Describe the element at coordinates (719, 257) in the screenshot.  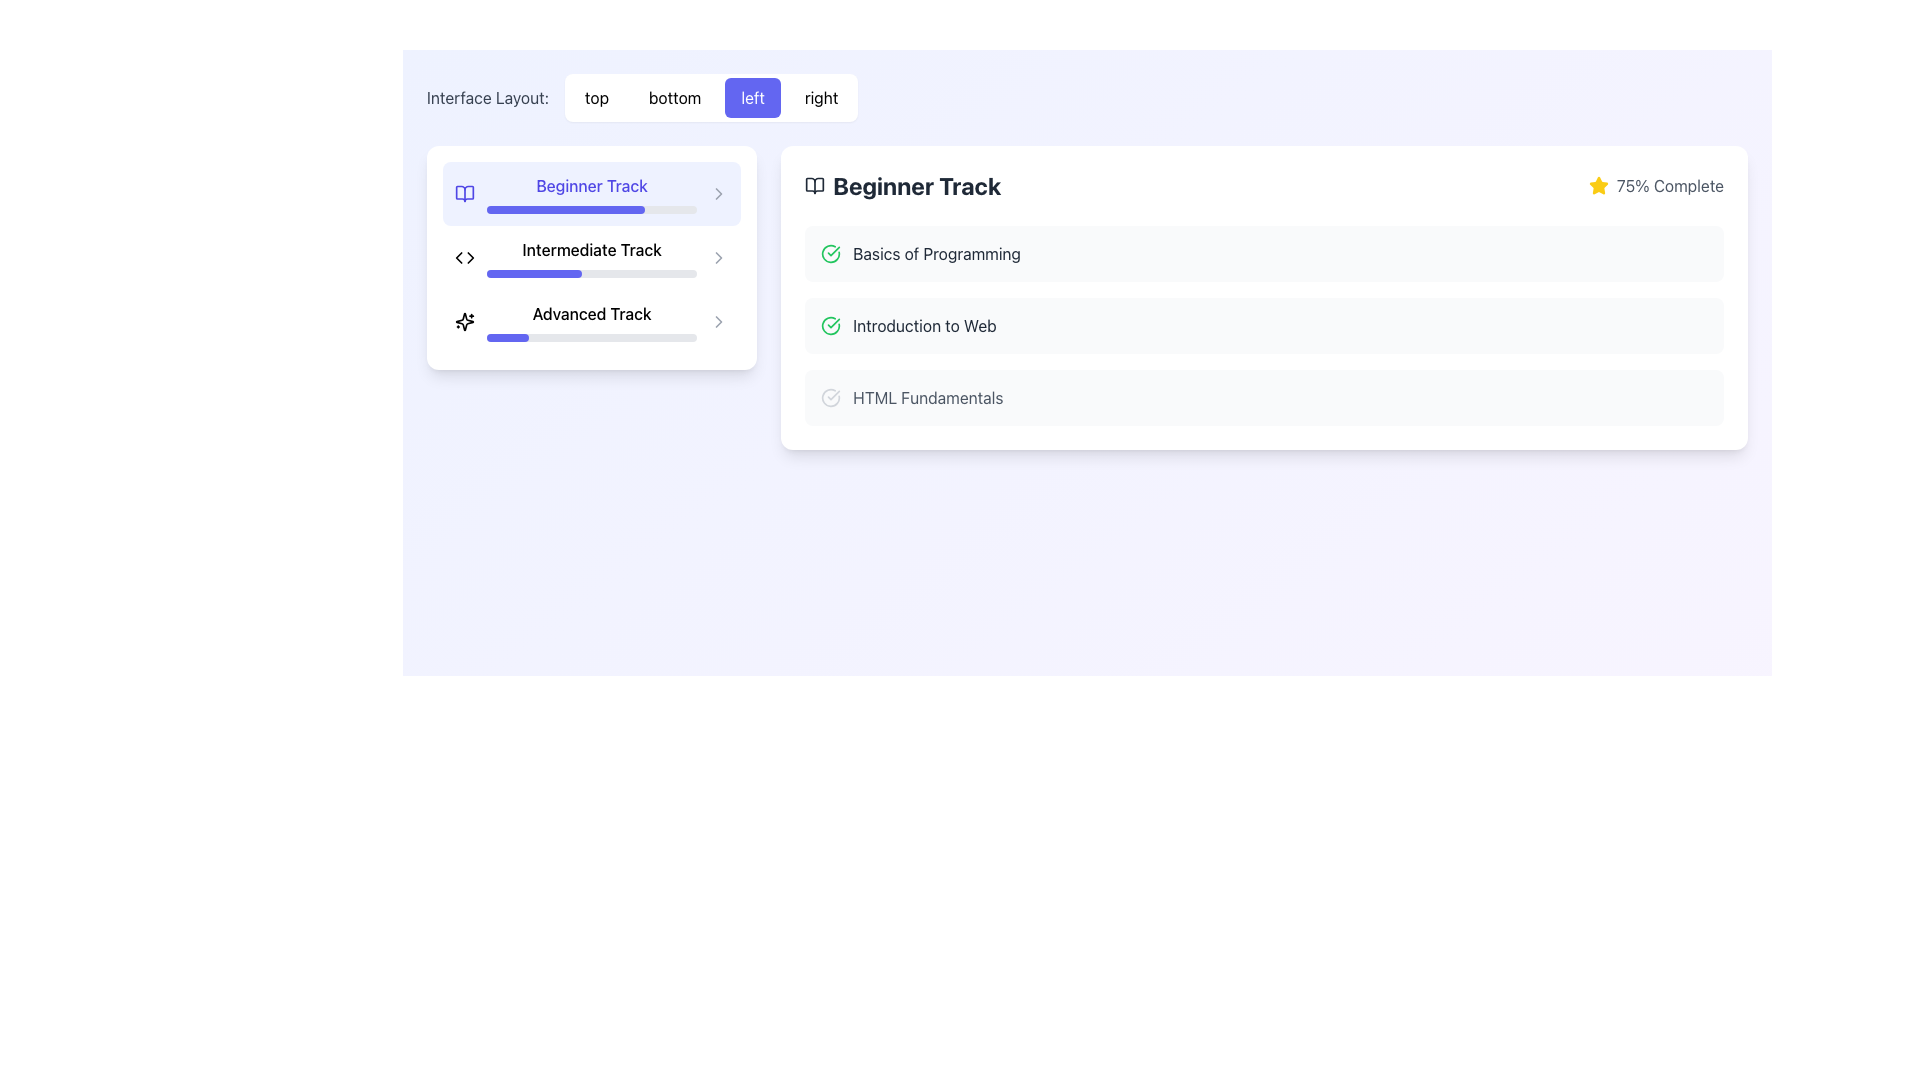
I see `the rightward arrow icon located directly to the right of the 'Advanced Track' label in the navigational menu on the left side of the interface` at that location.